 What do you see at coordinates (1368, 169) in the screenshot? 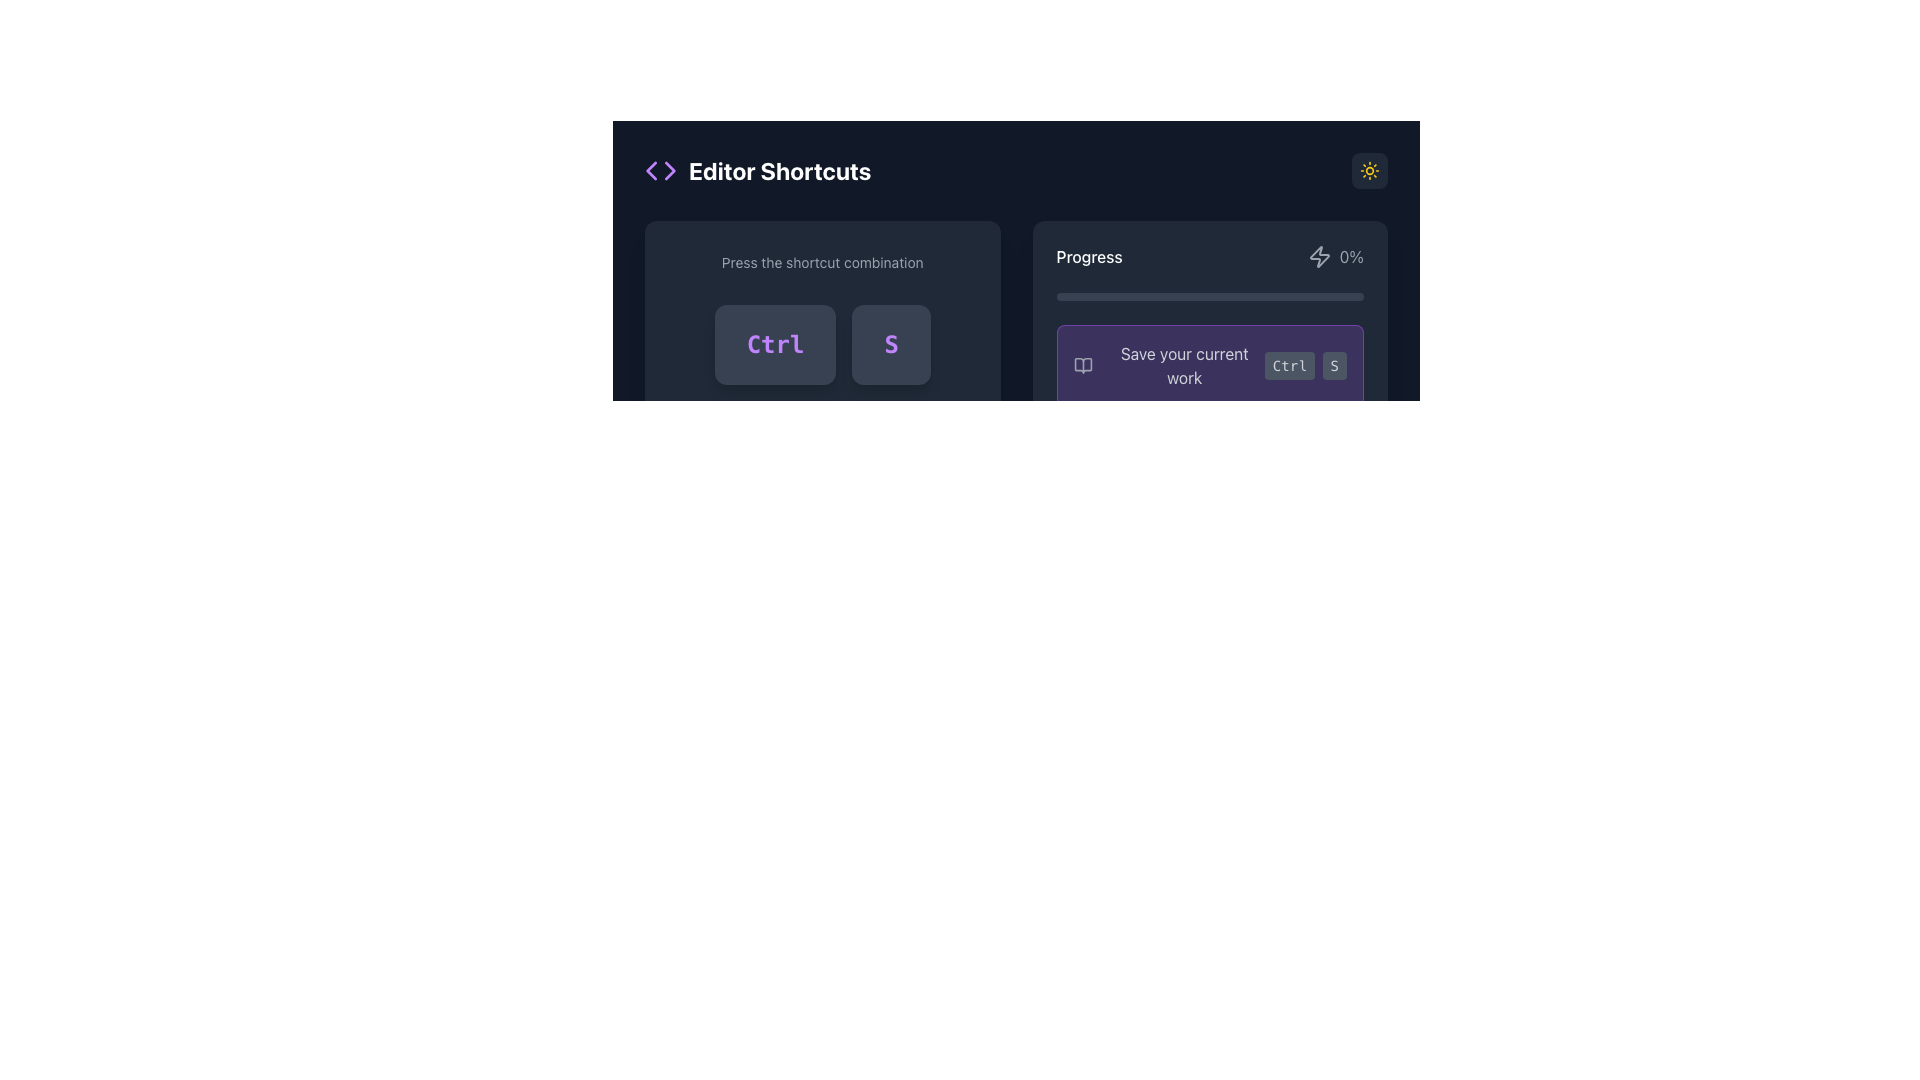
I see `the sun icon located near the top-right corner of the interface` at bounding box center [1368, 169].